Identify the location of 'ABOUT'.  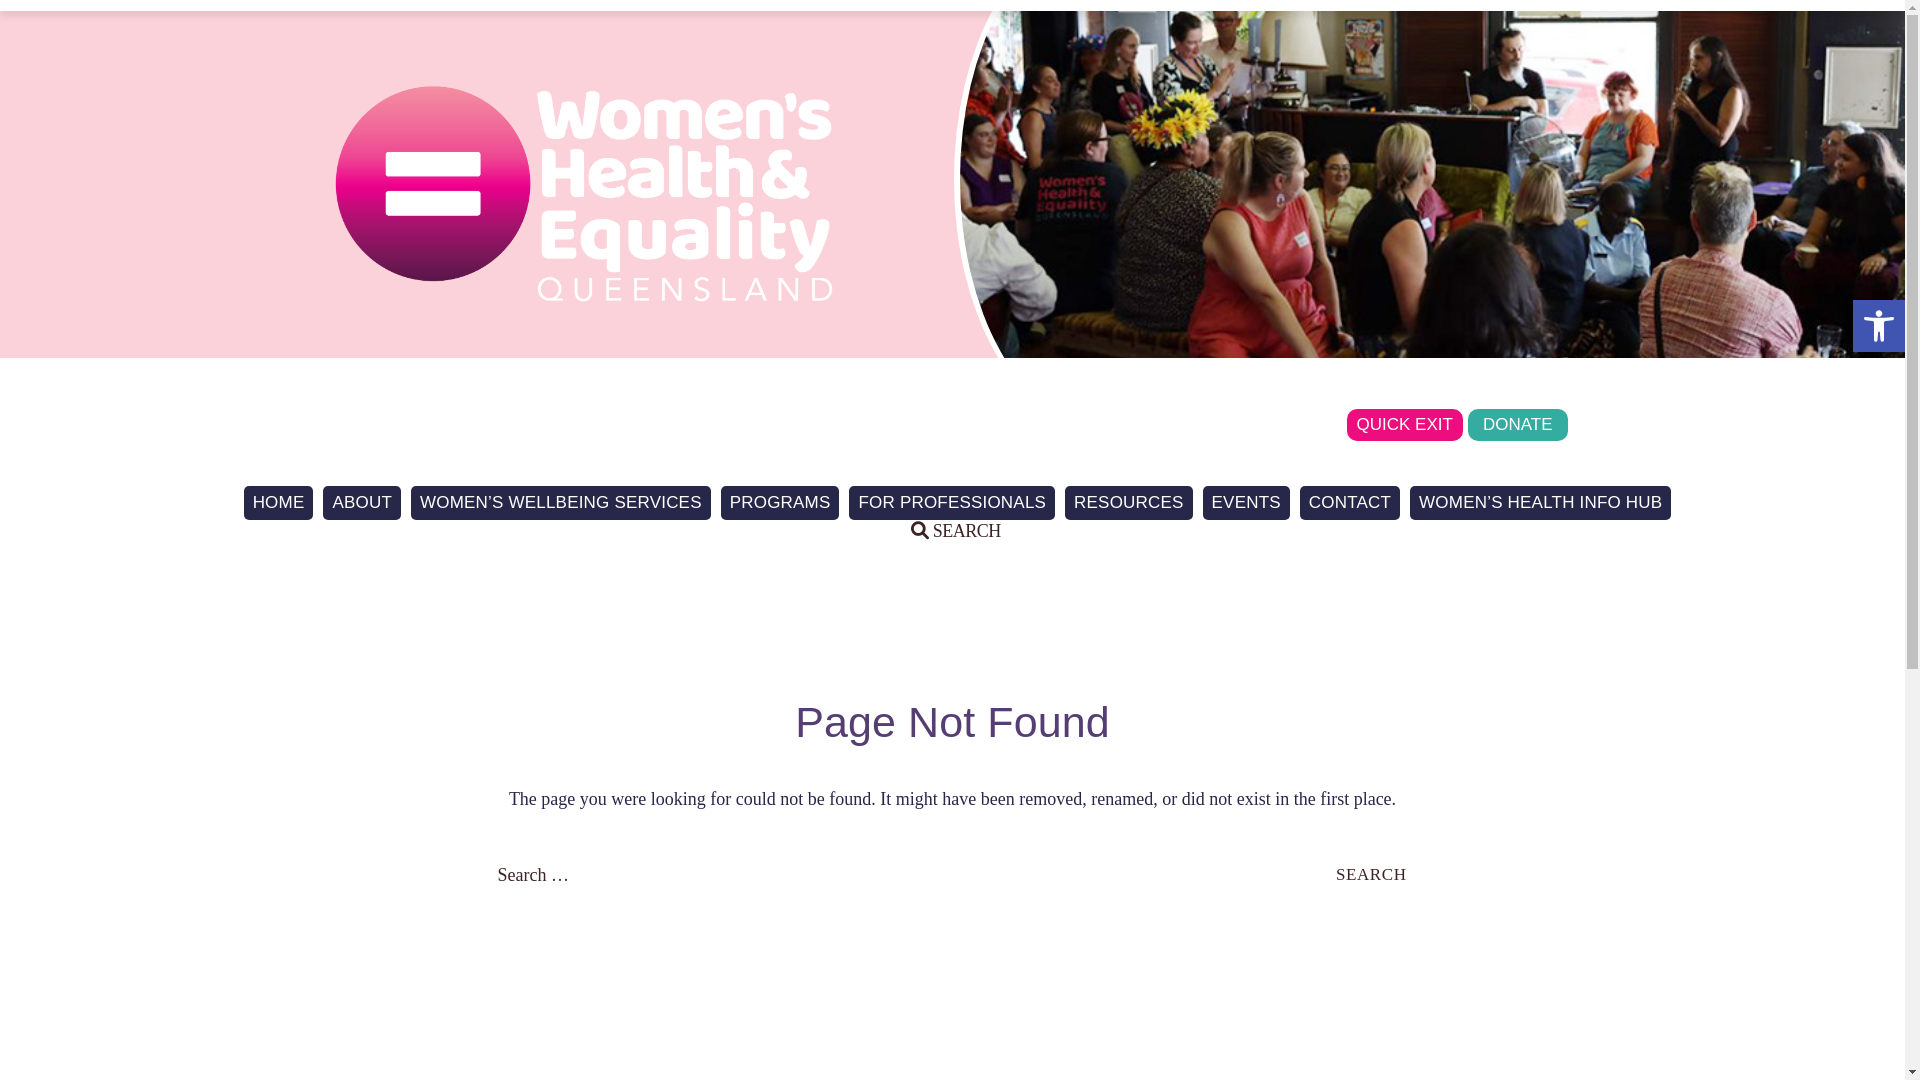
(361, 501).